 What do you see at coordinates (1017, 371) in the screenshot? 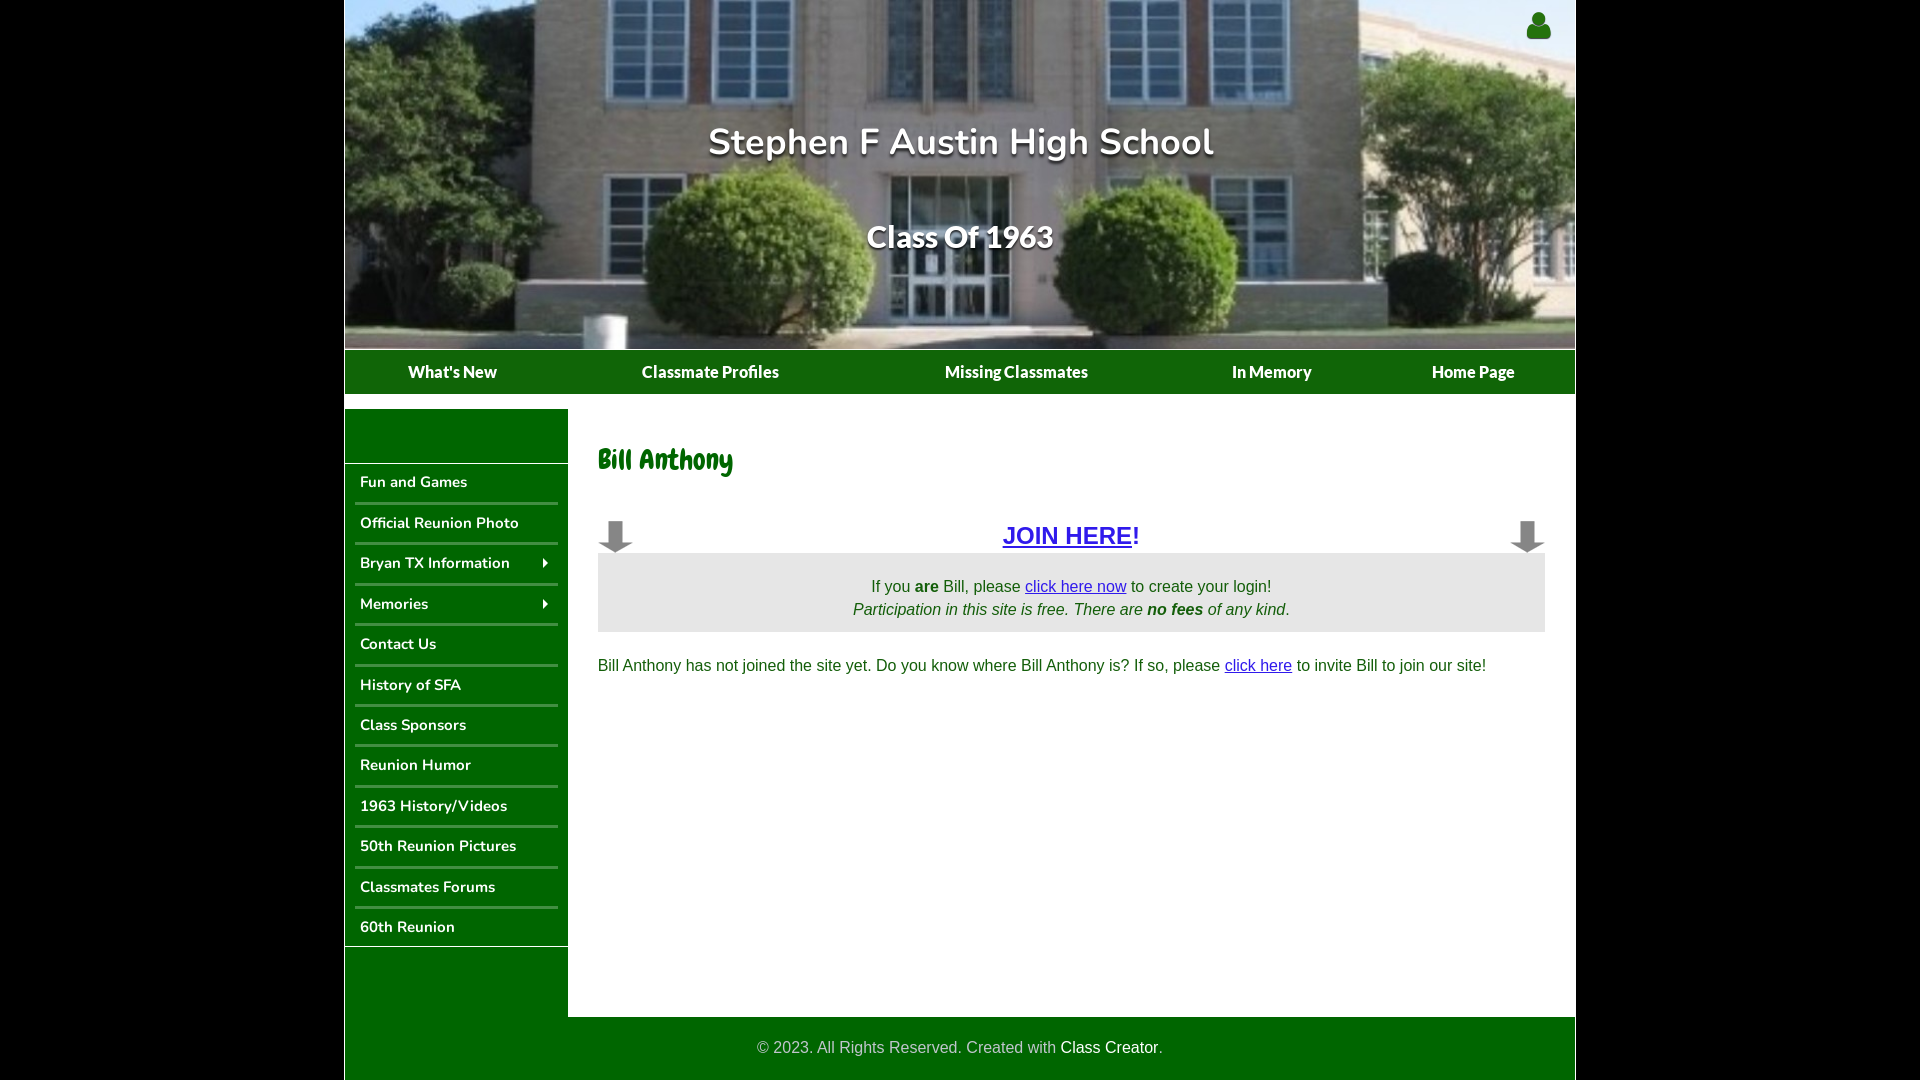
I see `'Missing Classmates'` at bounding box center [1017, 371].